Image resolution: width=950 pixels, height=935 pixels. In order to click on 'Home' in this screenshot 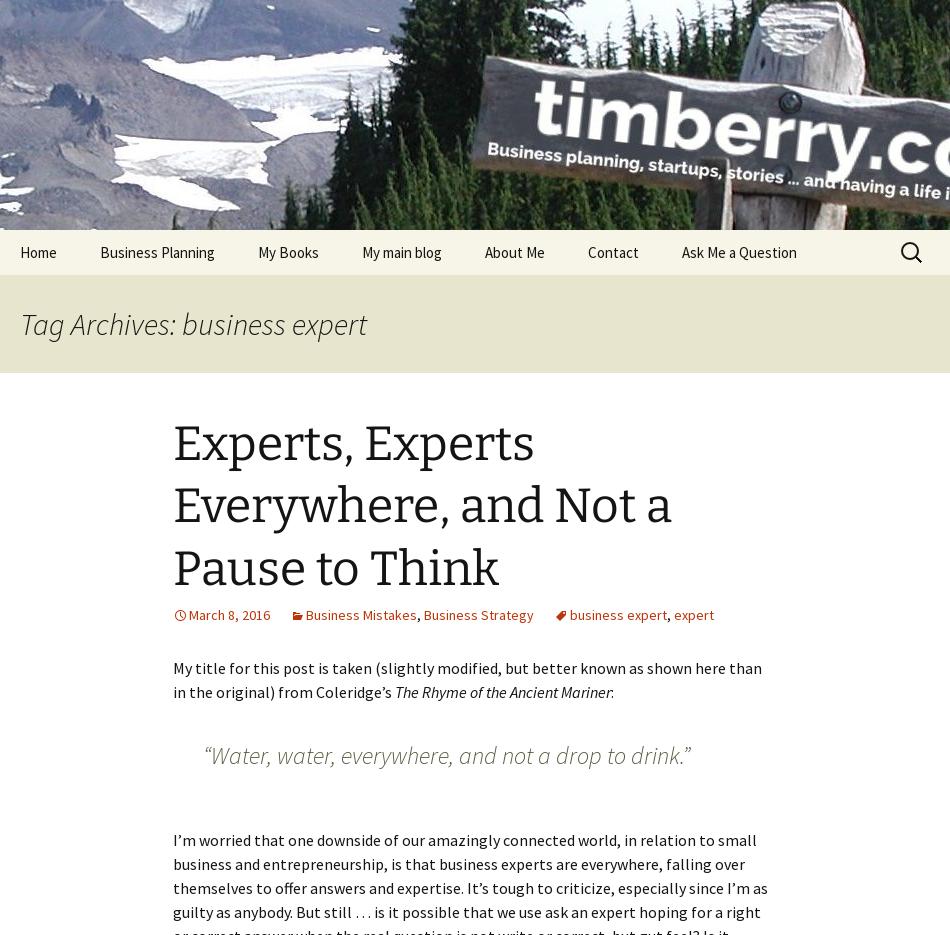, I will do `click(38, 252)`.